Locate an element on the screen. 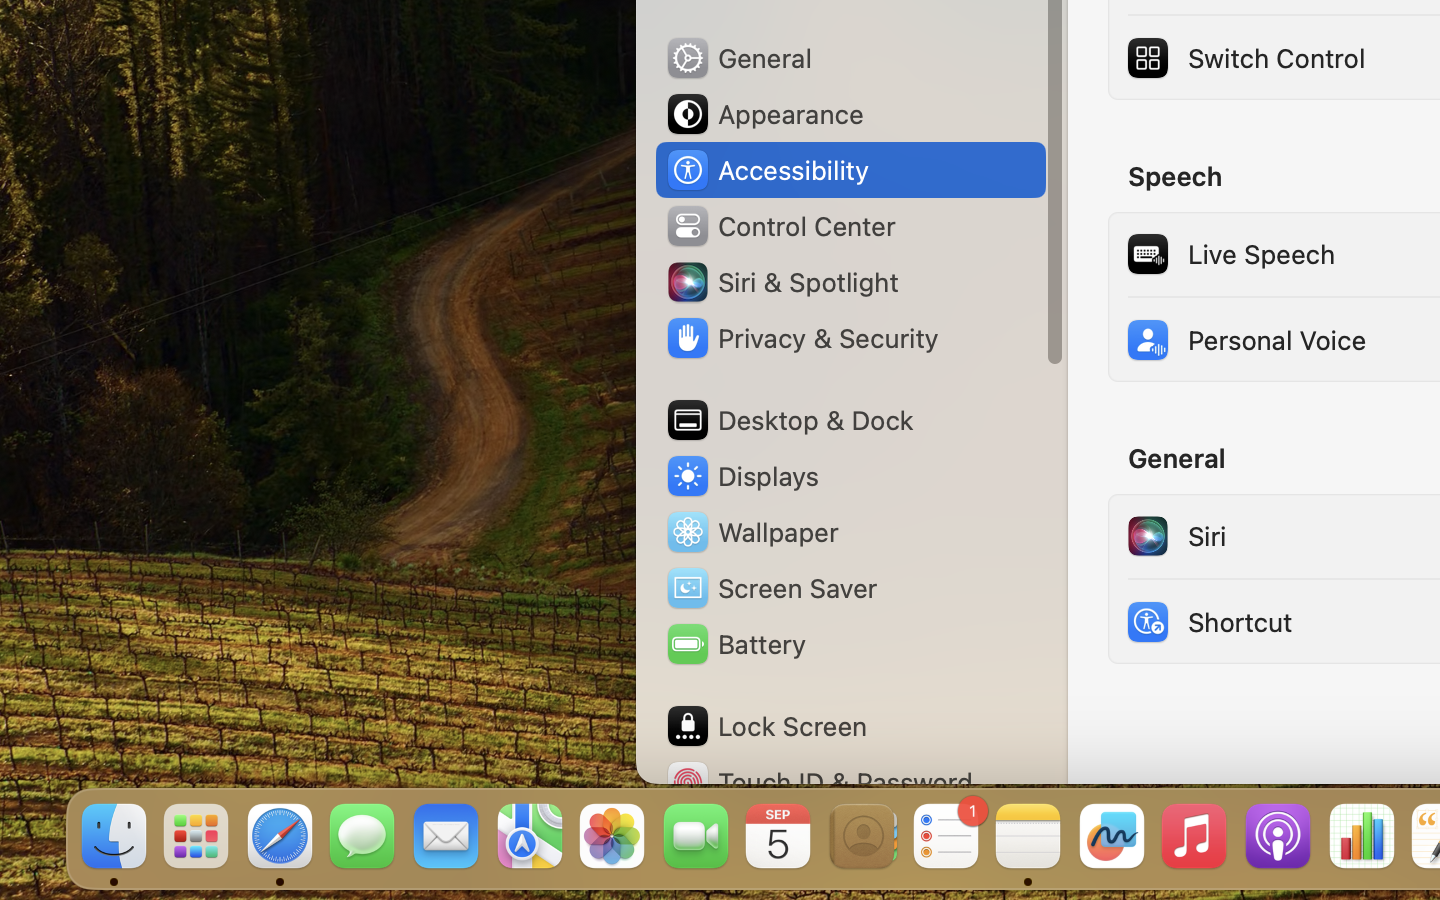 The image size is (1440, 900). 'Siri & Spotlight' is located at coordinates (781, 280).